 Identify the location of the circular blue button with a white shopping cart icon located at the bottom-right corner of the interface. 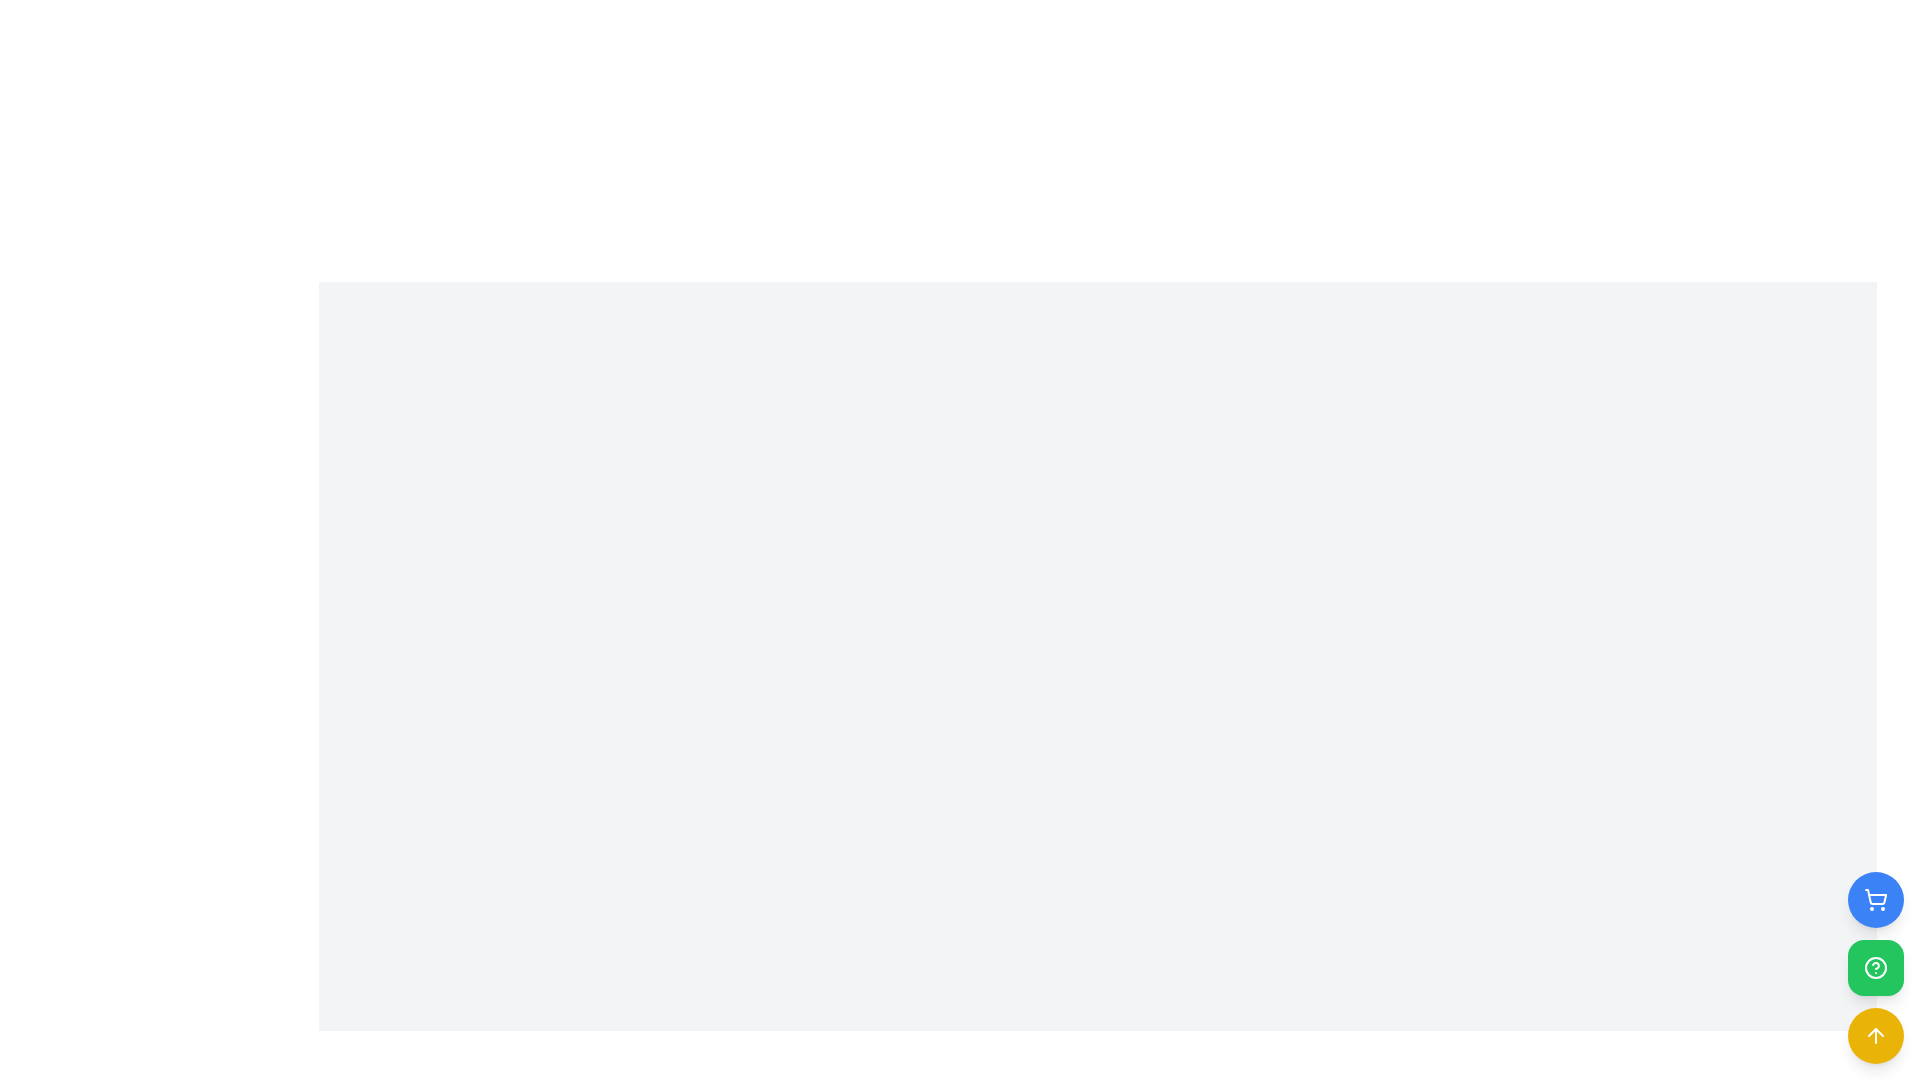
(1875, 898).